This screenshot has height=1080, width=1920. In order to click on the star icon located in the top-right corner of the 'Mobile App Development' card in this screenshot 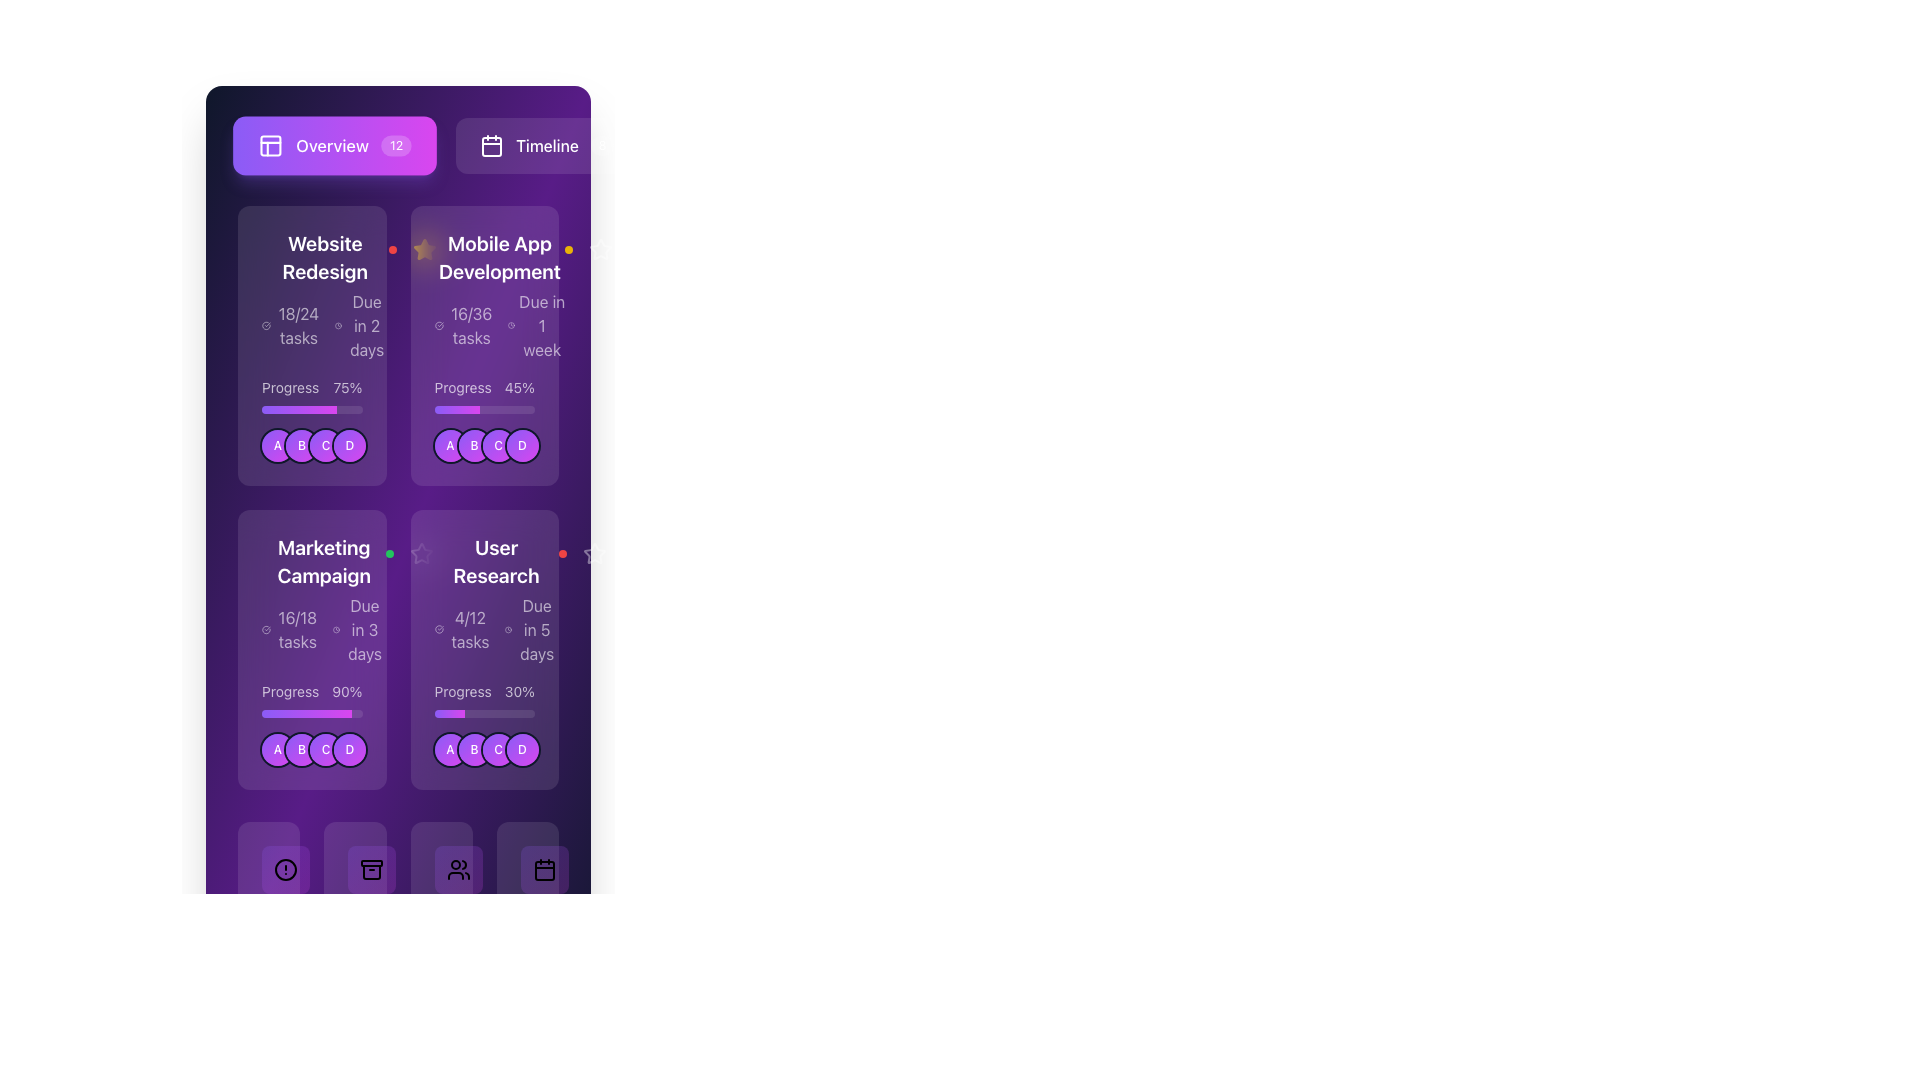, I will do `click(423, 249)`.